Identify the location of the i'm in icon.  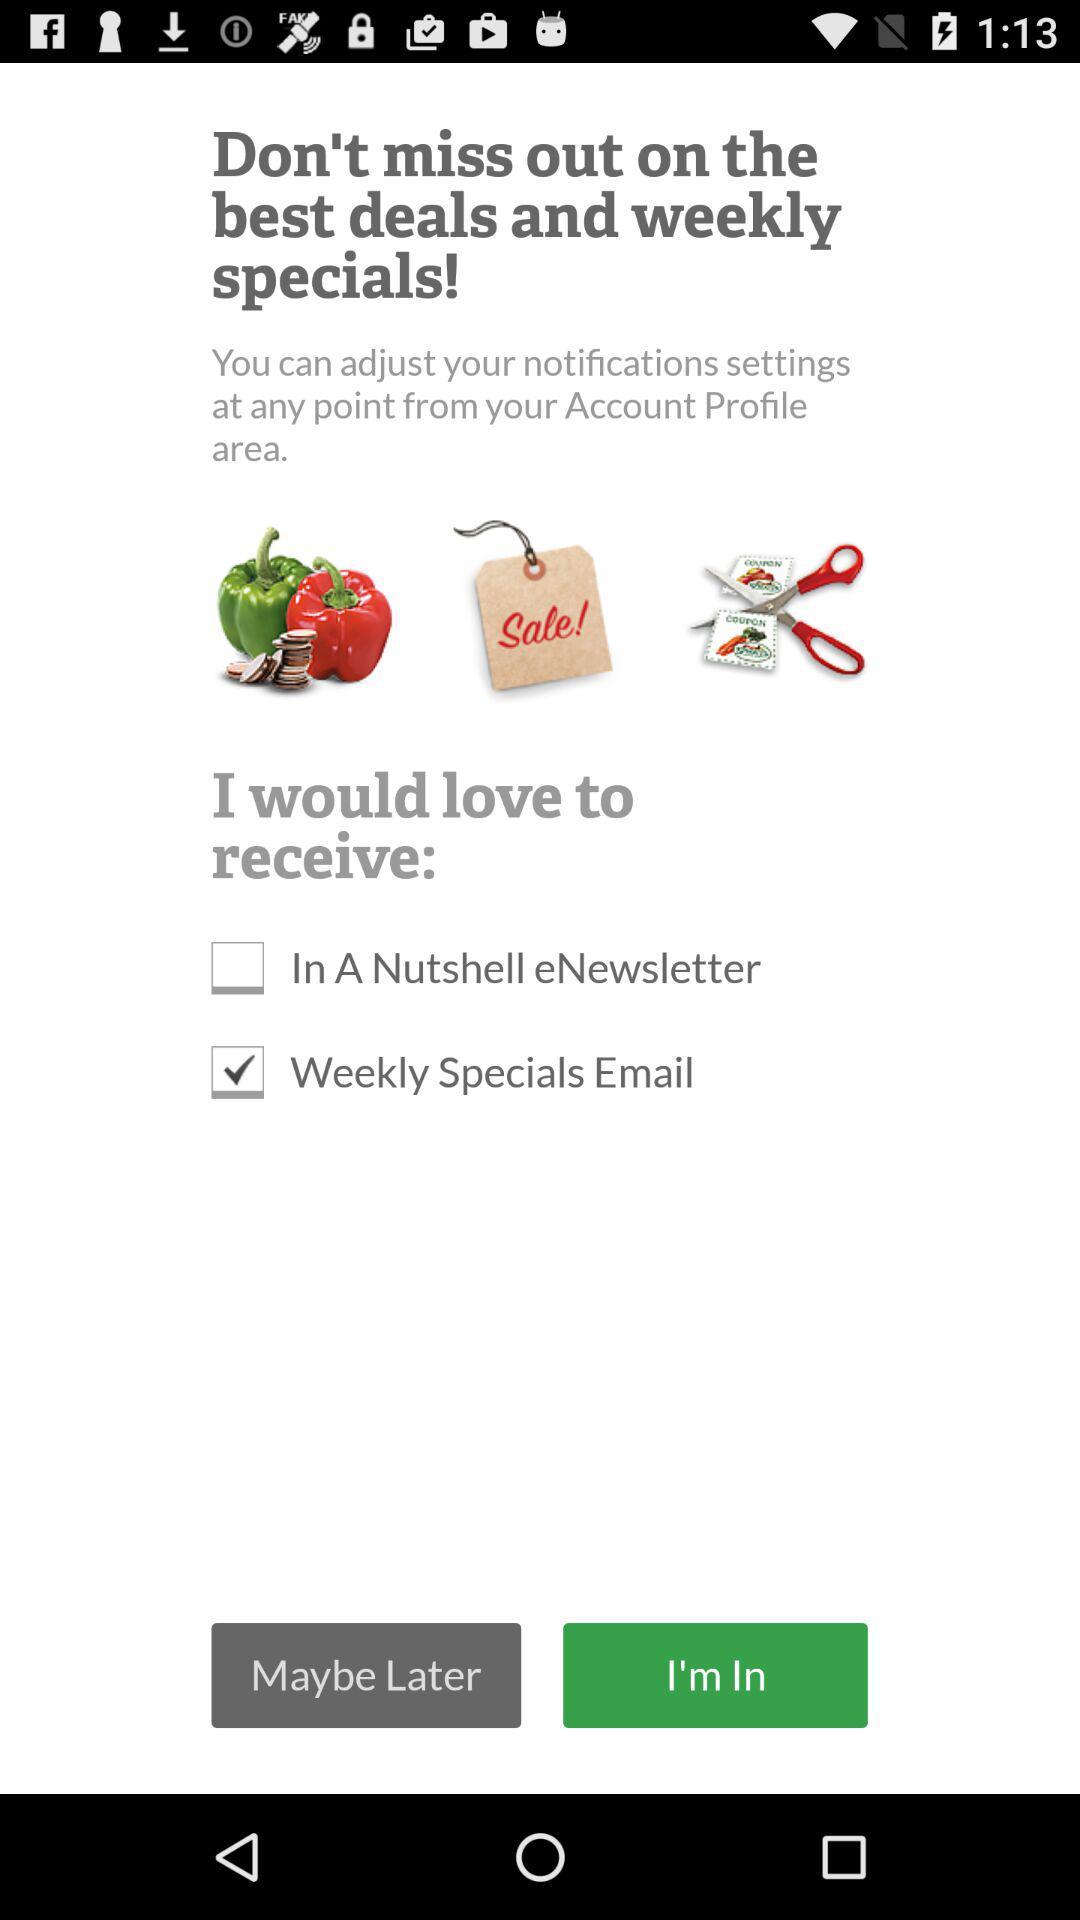
(714, 1675).